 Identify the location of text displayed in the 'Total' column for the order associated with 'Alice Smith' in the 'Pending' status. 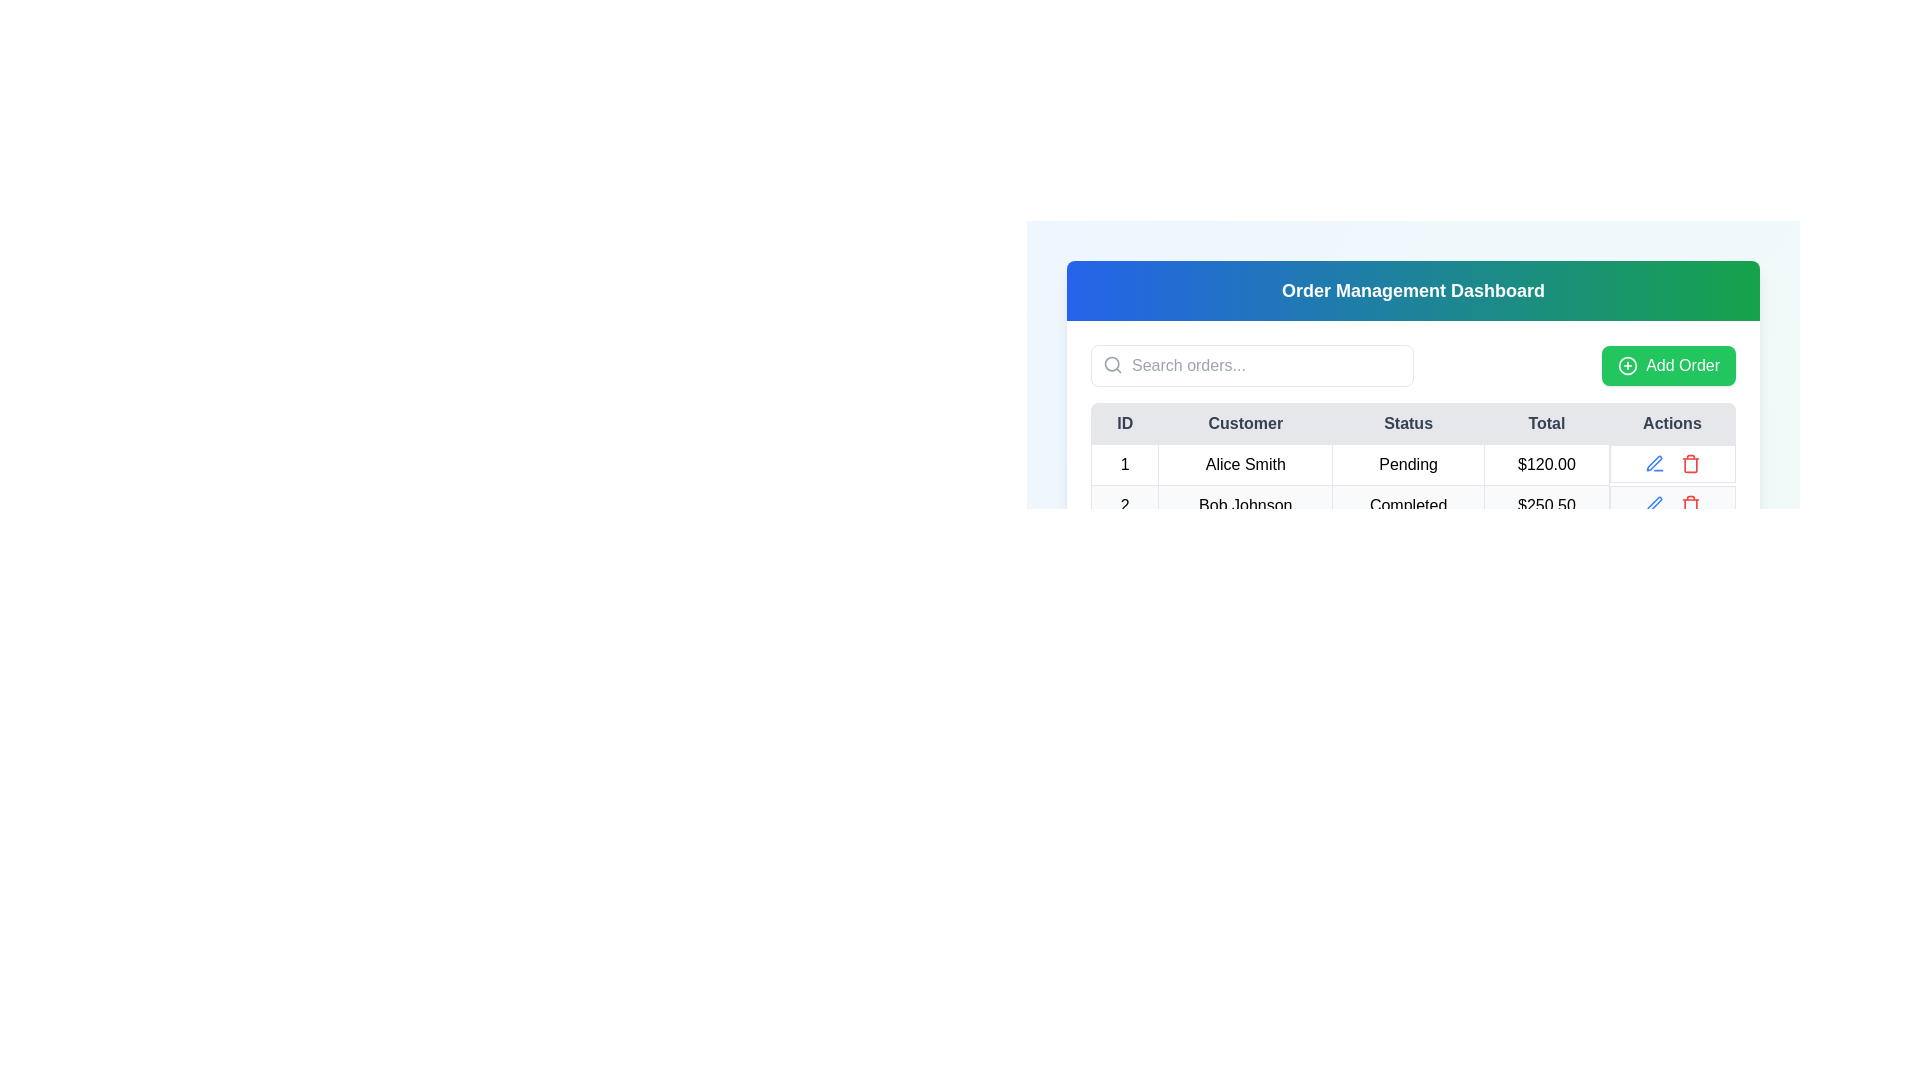
(1545, 465).